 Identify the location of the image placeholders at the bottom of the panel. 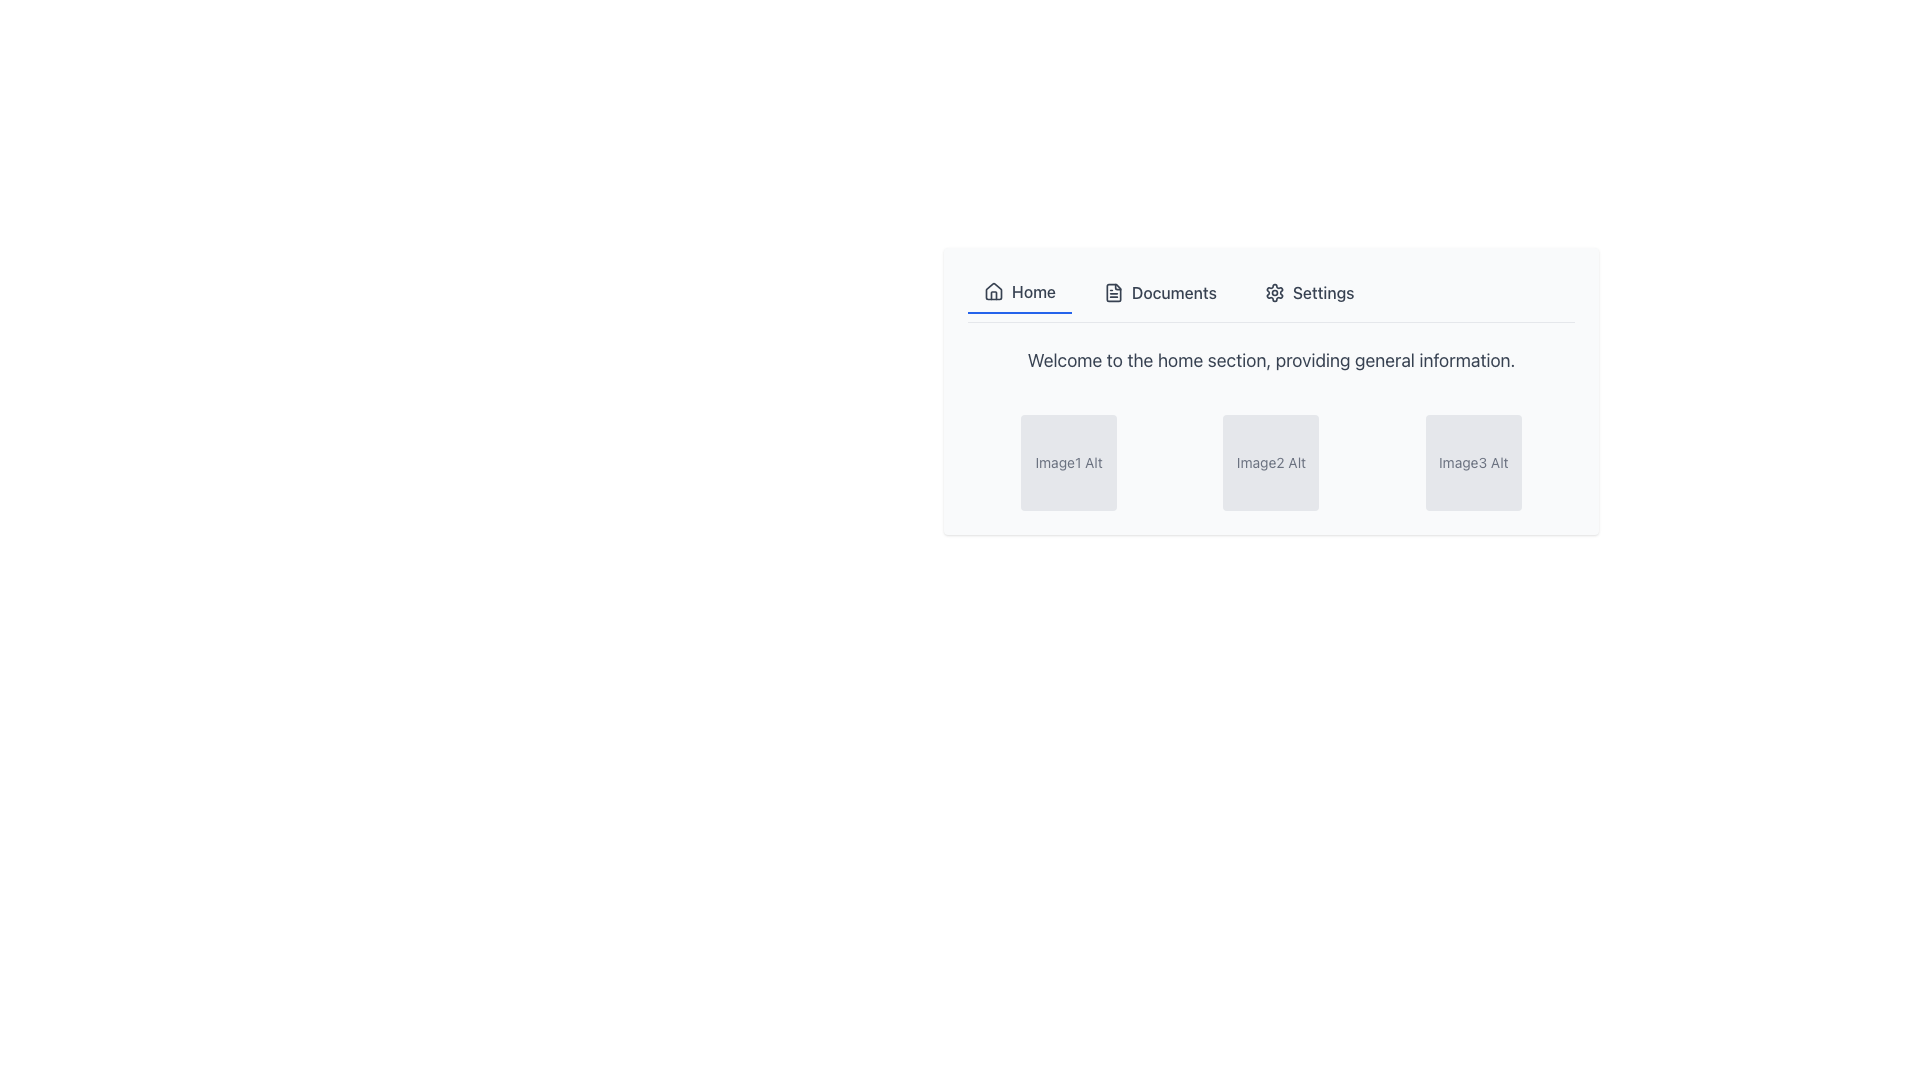
(1270, 391).